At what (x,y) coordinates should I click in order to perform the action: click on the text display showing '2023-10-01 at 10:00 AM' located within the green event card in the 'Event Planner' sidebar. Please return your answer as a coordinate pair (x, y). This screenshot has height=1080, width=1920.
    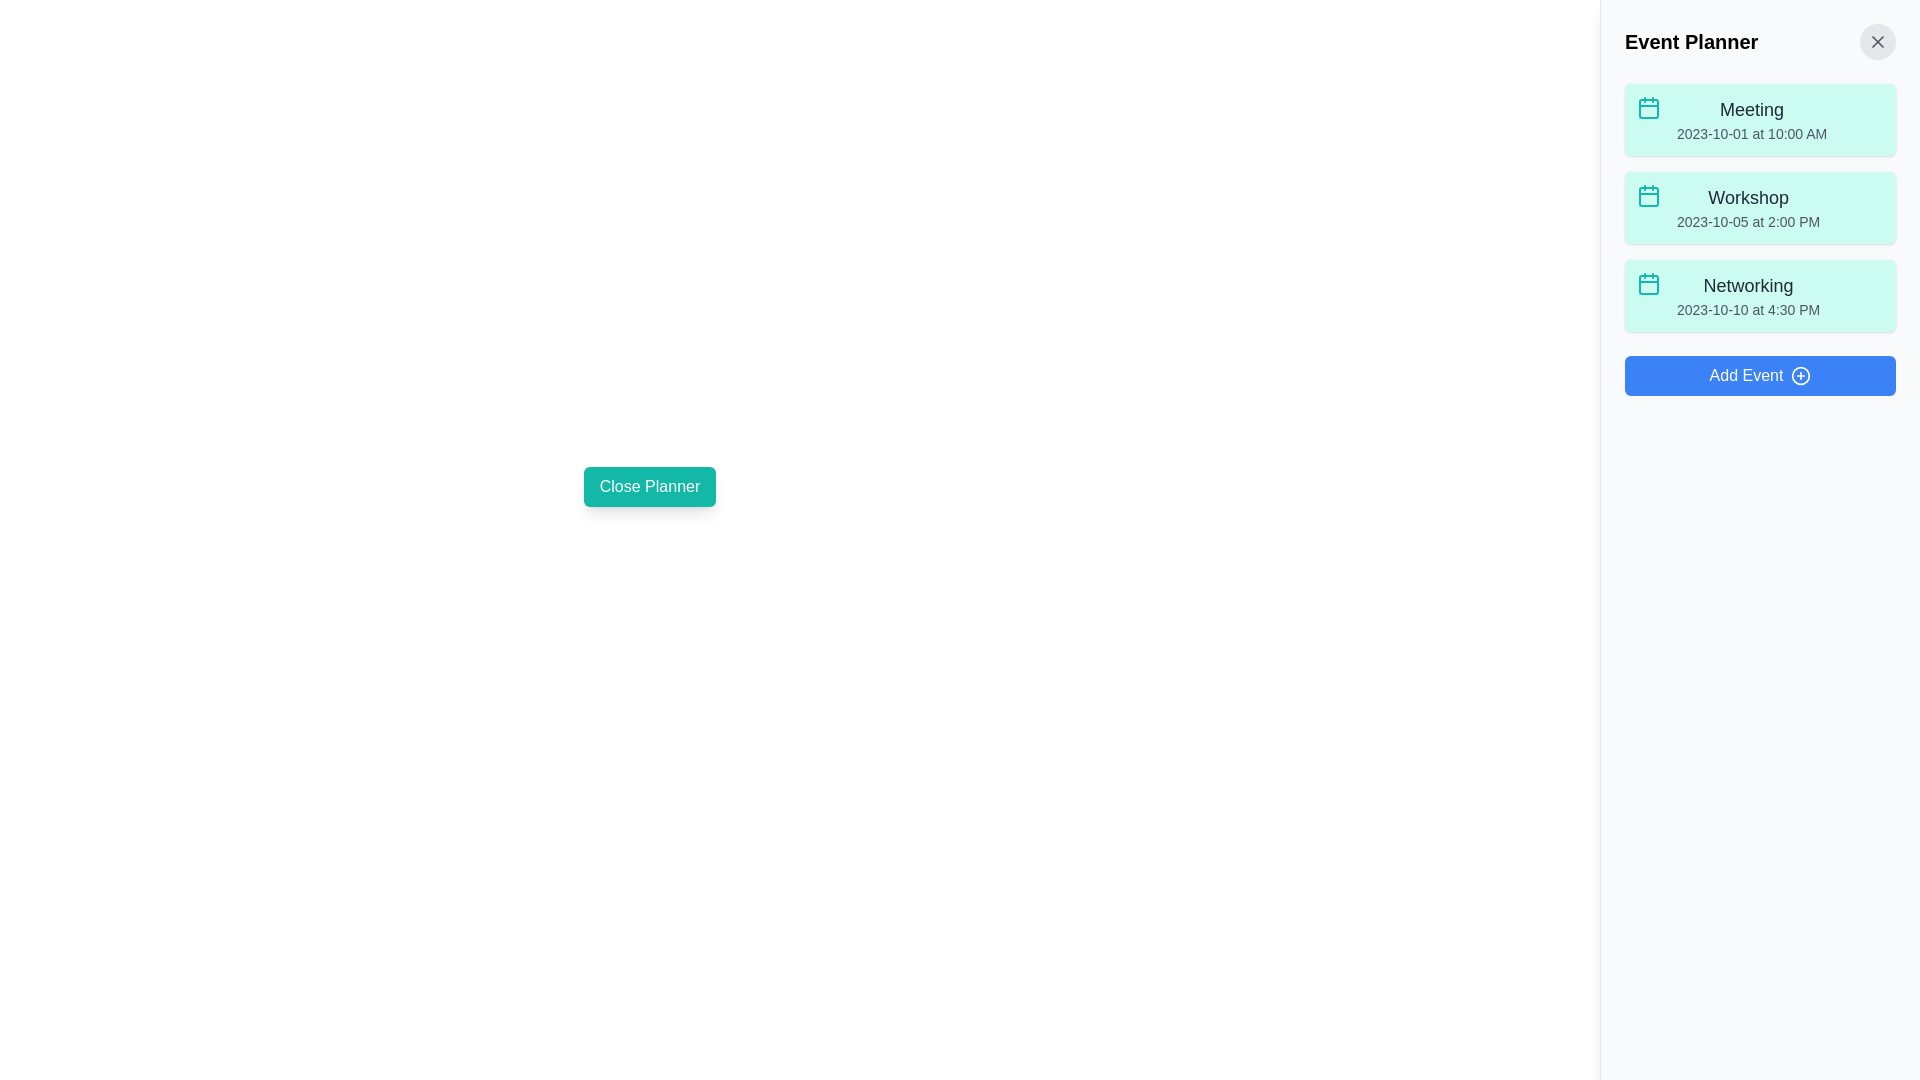
    Looking at the image, I should click on (1751, 134).